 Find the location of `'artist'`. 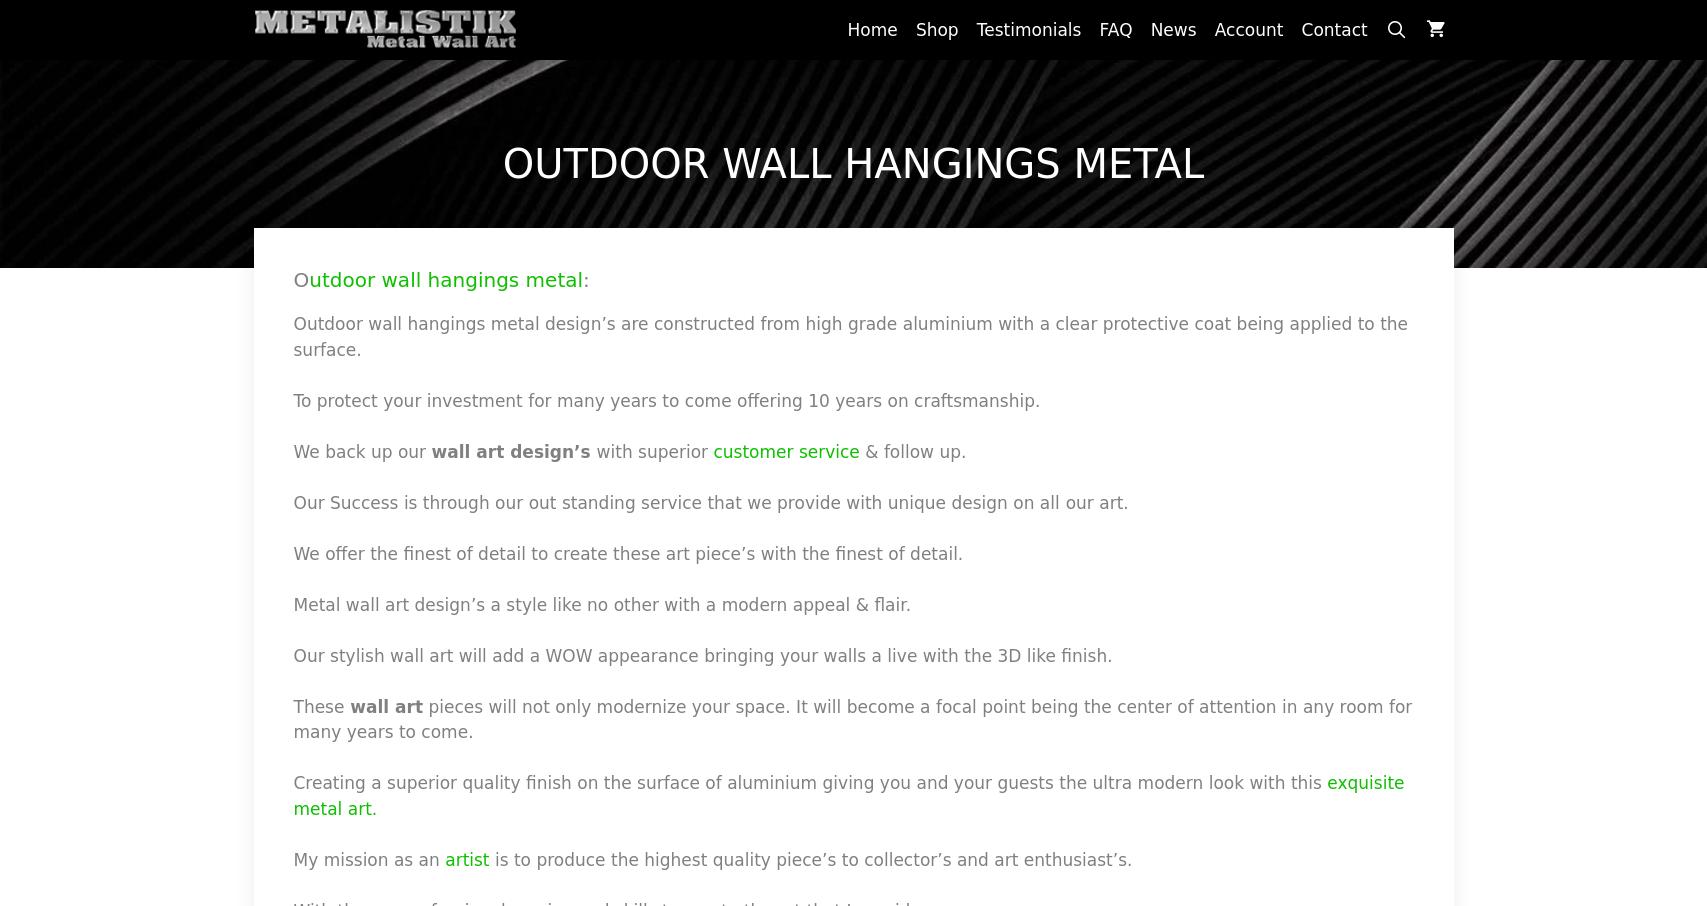

'artist' is located at coordinates (467, 857).